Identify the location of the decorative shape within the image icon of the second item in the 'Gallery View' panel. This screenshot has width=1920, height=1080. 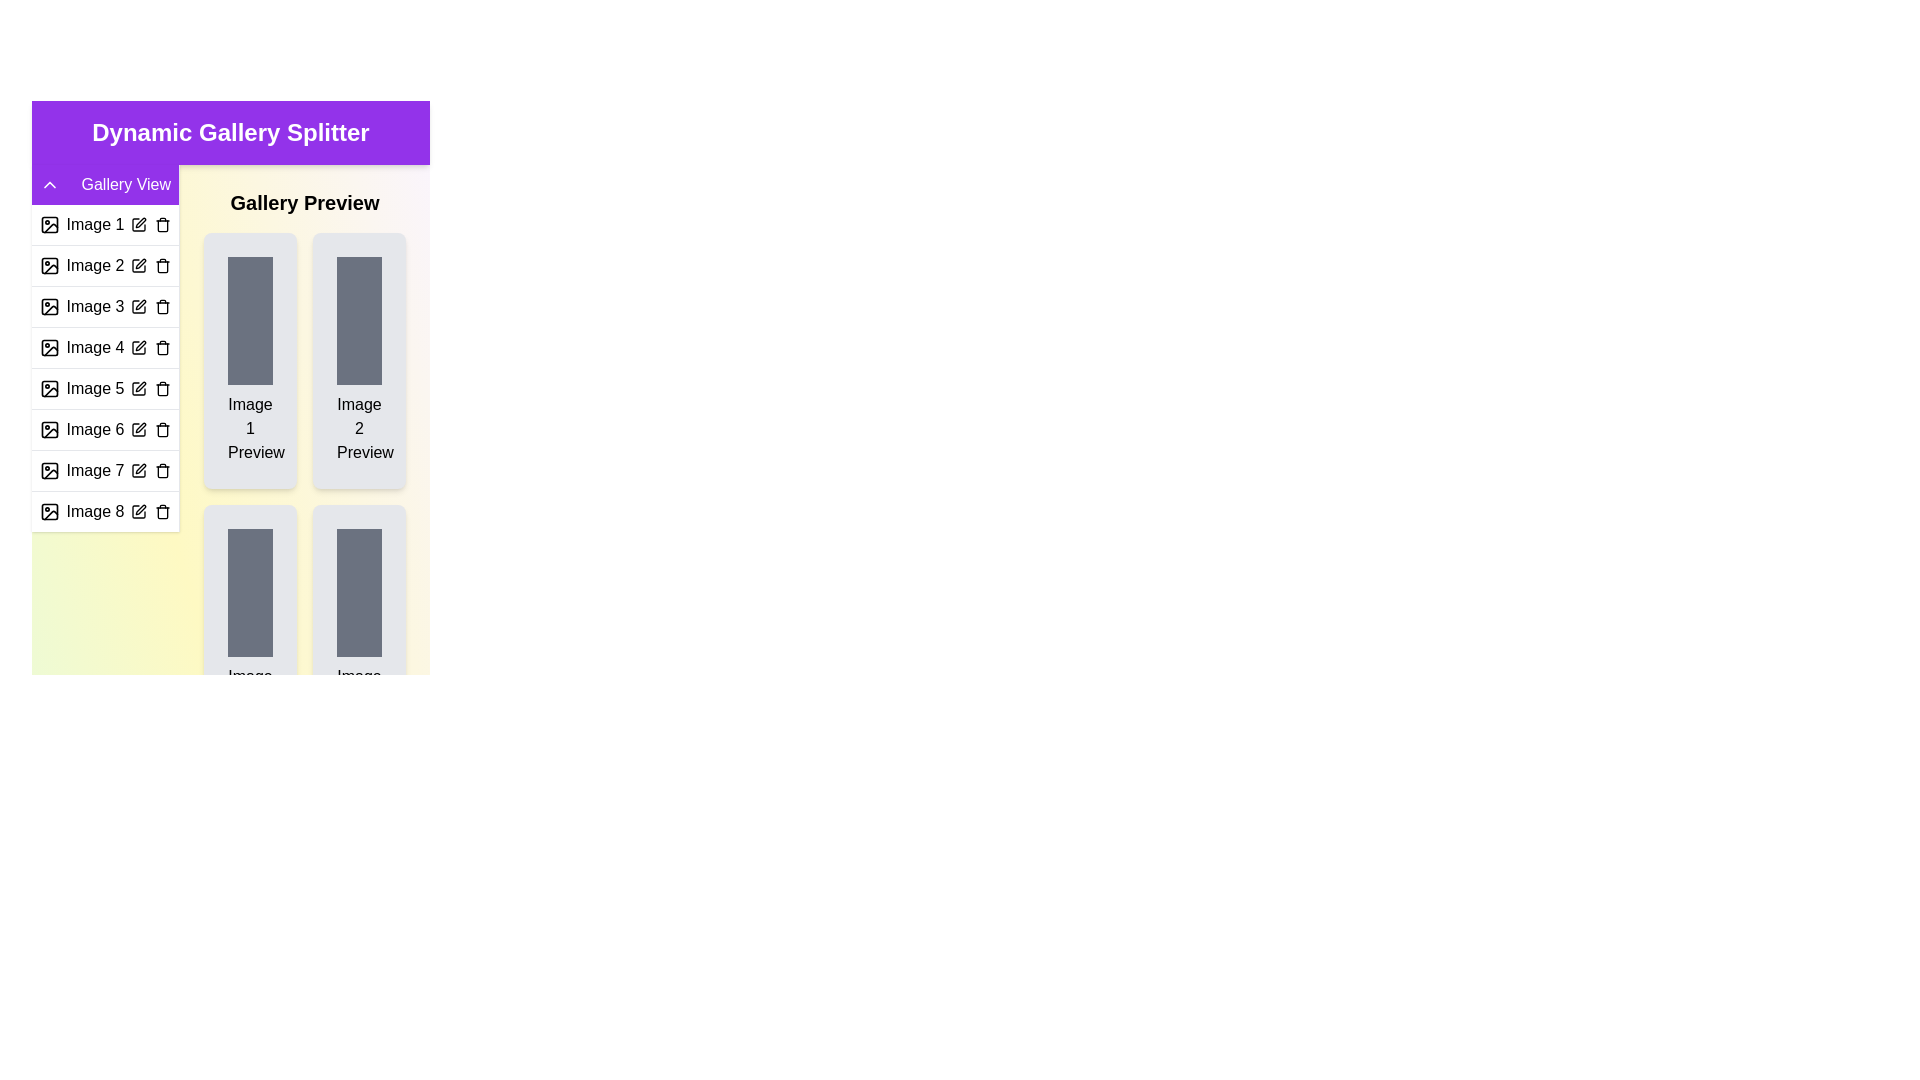
(49, 265).